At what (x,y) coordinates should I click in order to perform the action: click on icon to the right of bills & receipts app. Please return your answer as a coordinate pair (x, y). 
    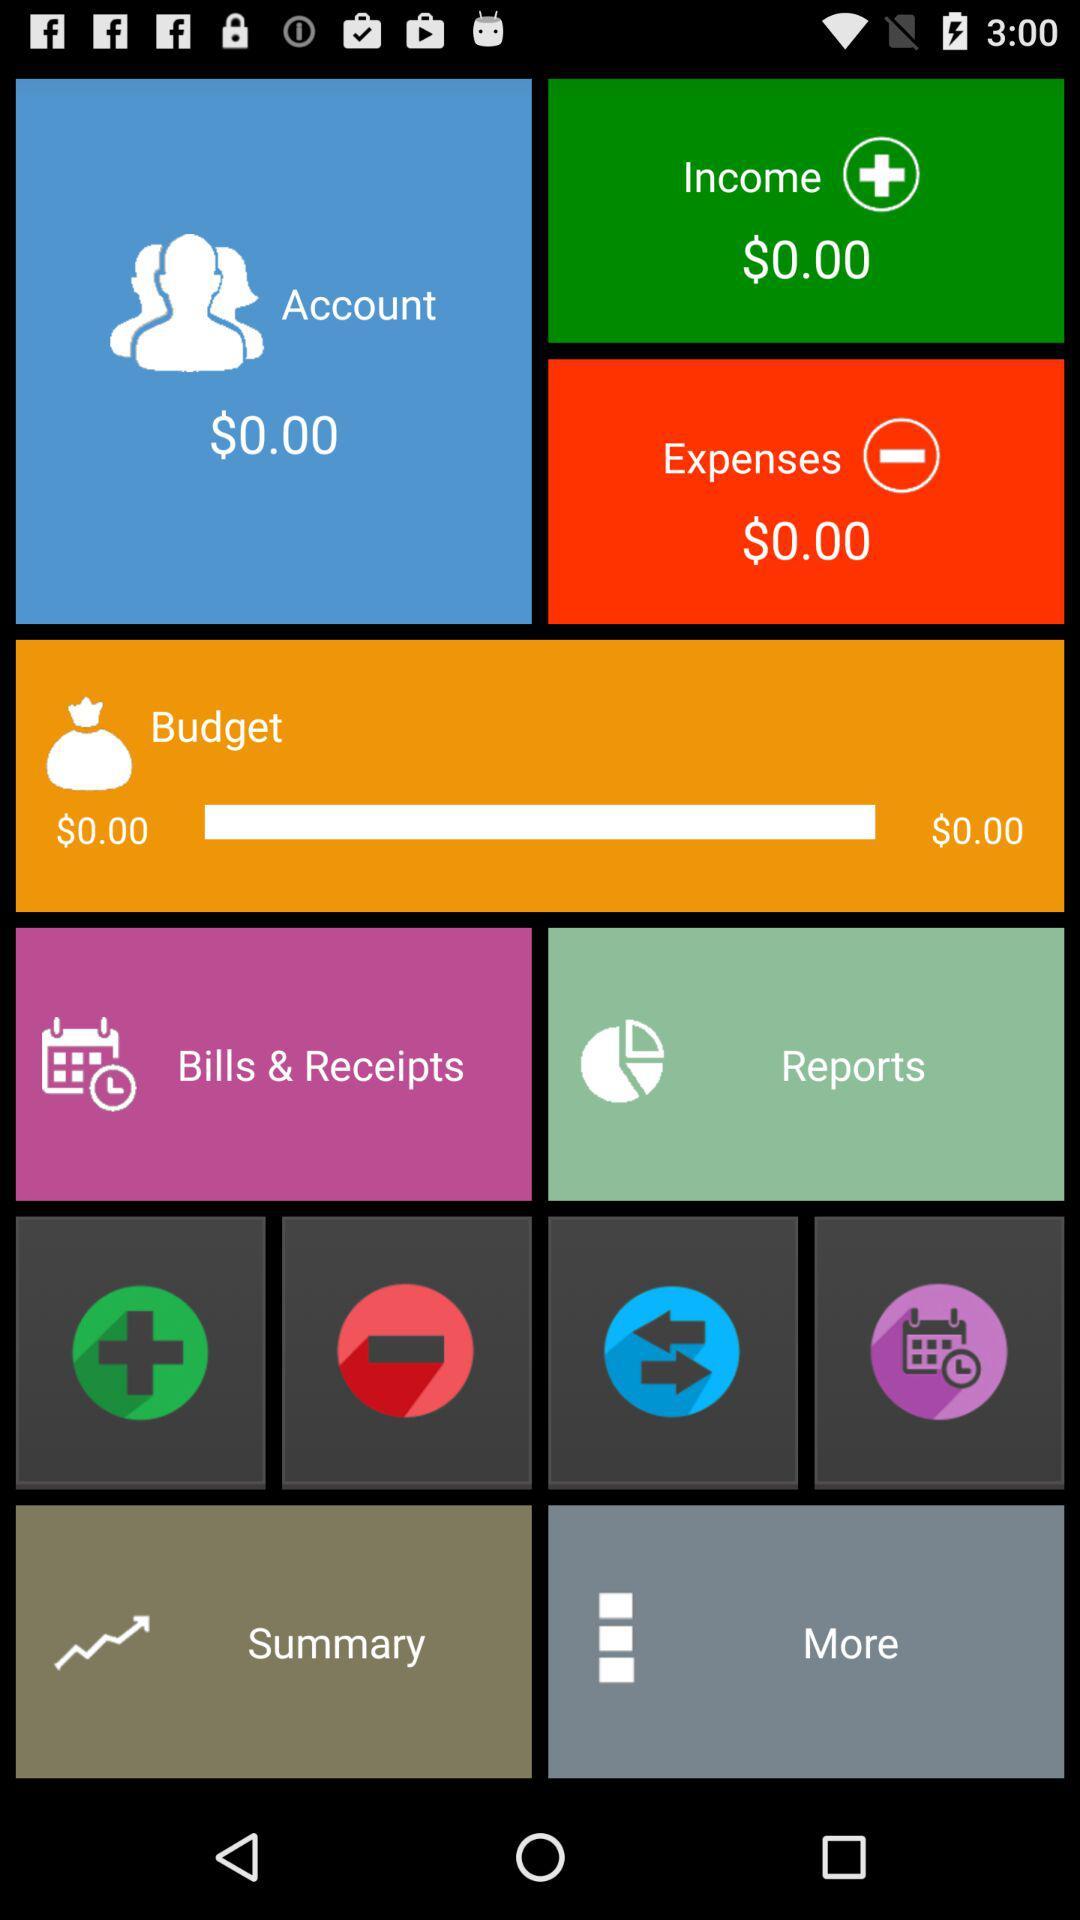
    Looking at the image, I should click on (805, 1063).